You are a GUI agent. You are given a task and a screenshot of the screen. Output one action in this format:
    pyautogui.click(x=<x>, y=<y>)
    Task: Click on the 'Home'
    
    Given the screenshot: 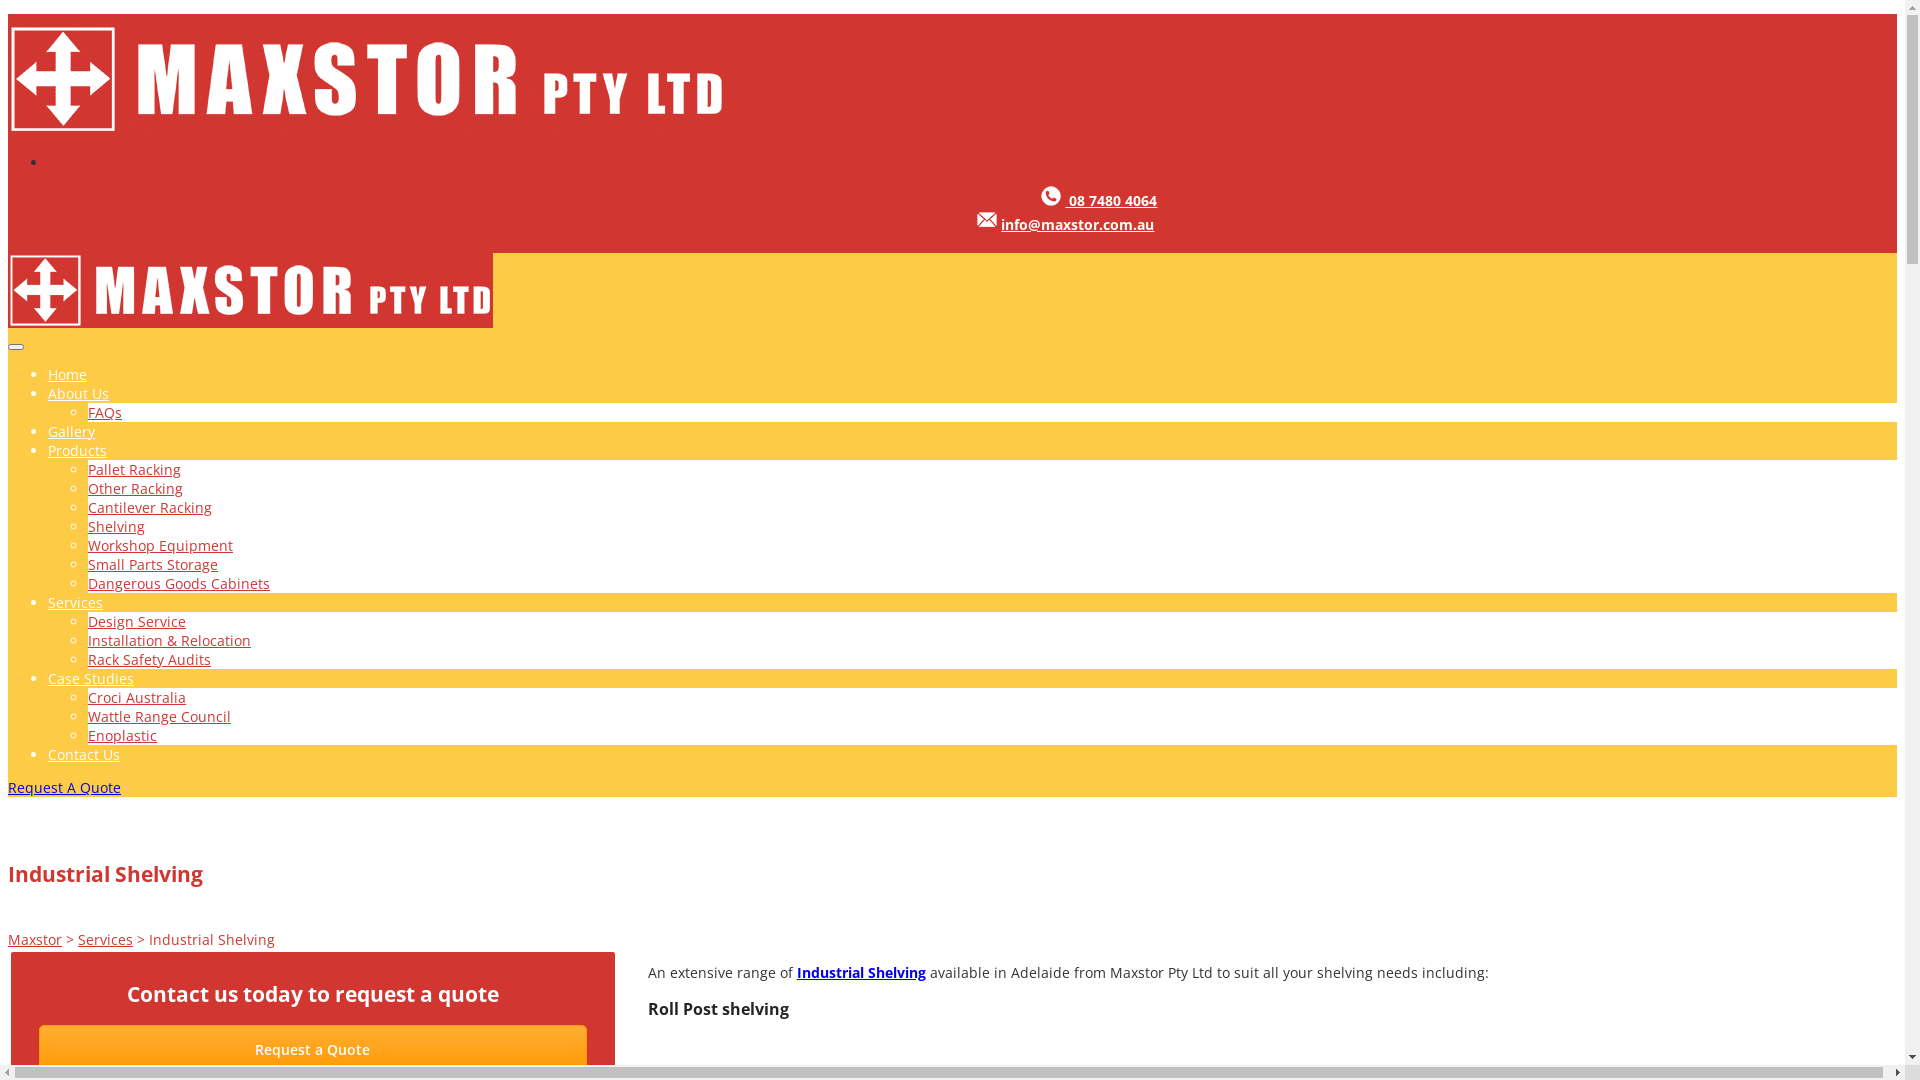 What is the action you would take?
    pyautogui.click(x=48, y=374)
    